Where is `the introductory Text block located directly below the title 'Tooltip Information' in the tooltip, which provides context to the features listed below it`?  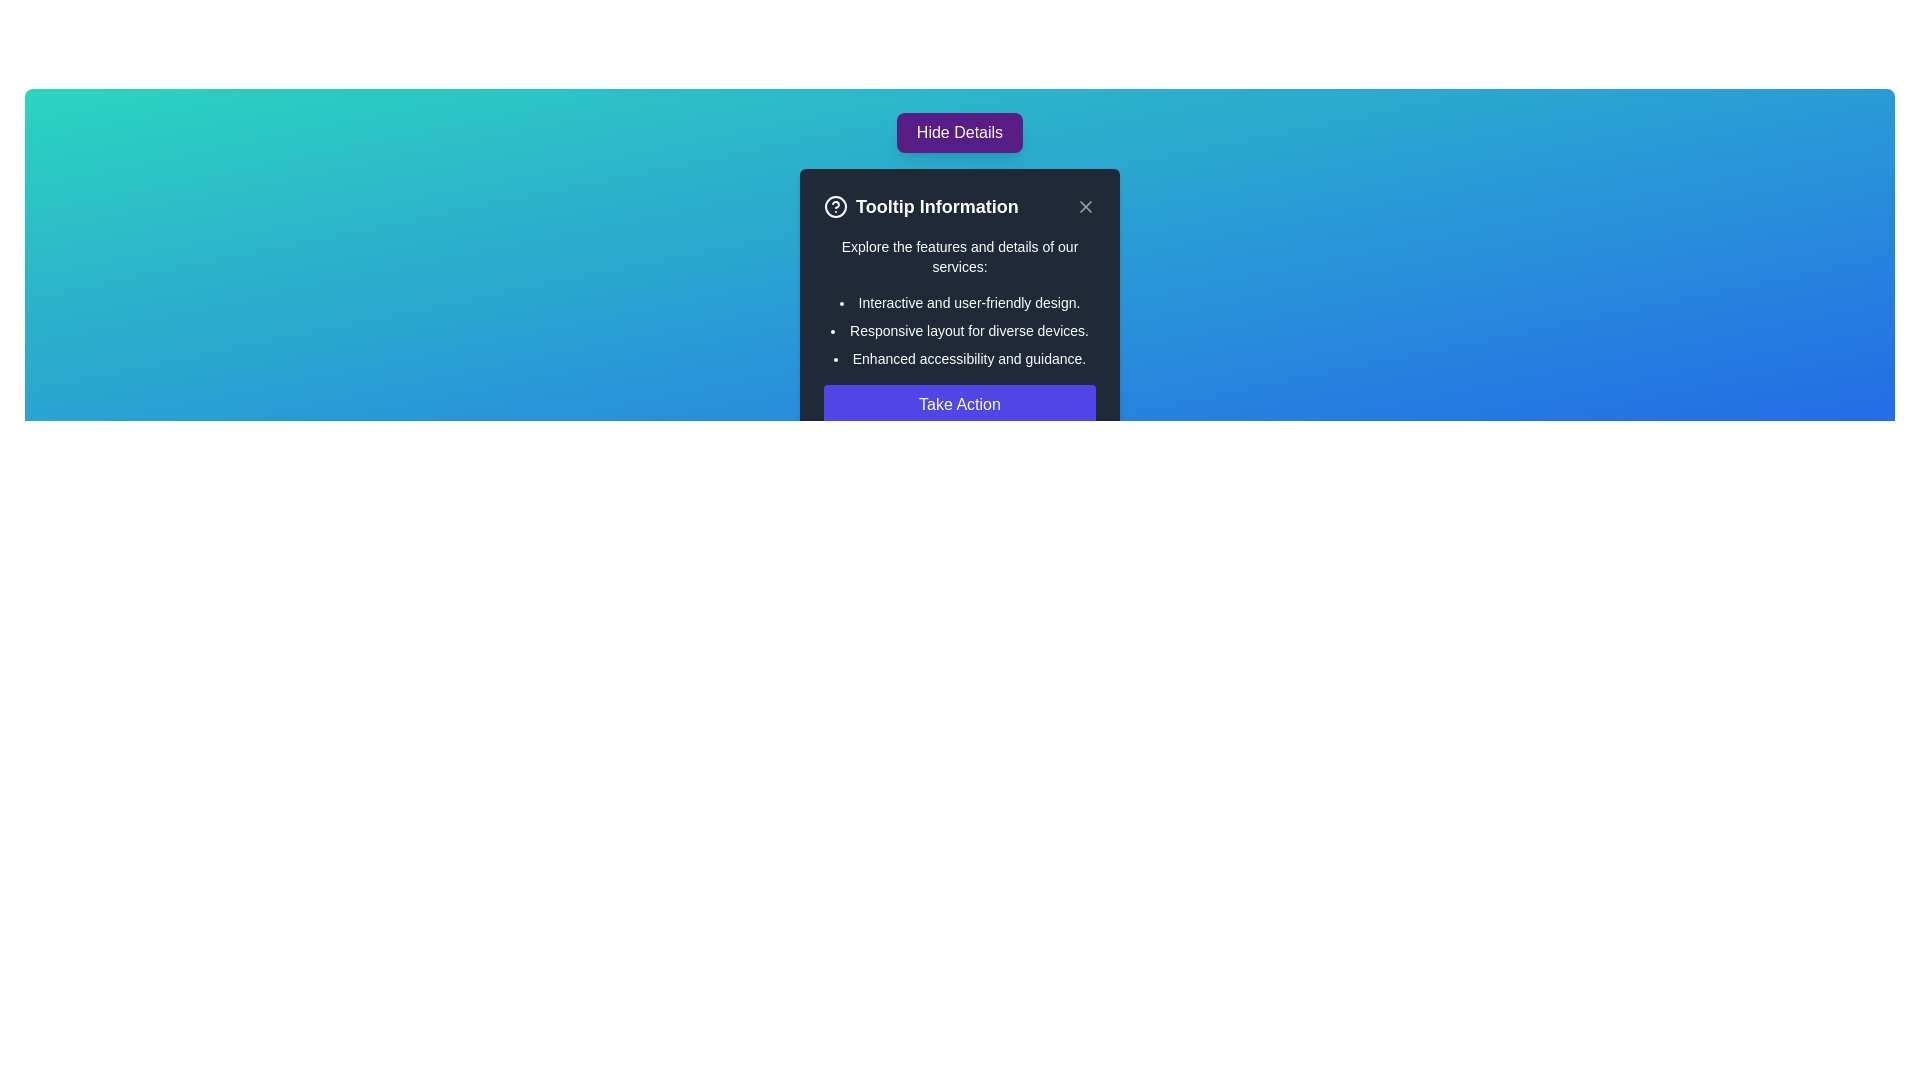 the introductory Text block located directly below the title 'Tooltip Information' in the tooltip, which provides context to the features listed below it is located at coordinates (960, 256).